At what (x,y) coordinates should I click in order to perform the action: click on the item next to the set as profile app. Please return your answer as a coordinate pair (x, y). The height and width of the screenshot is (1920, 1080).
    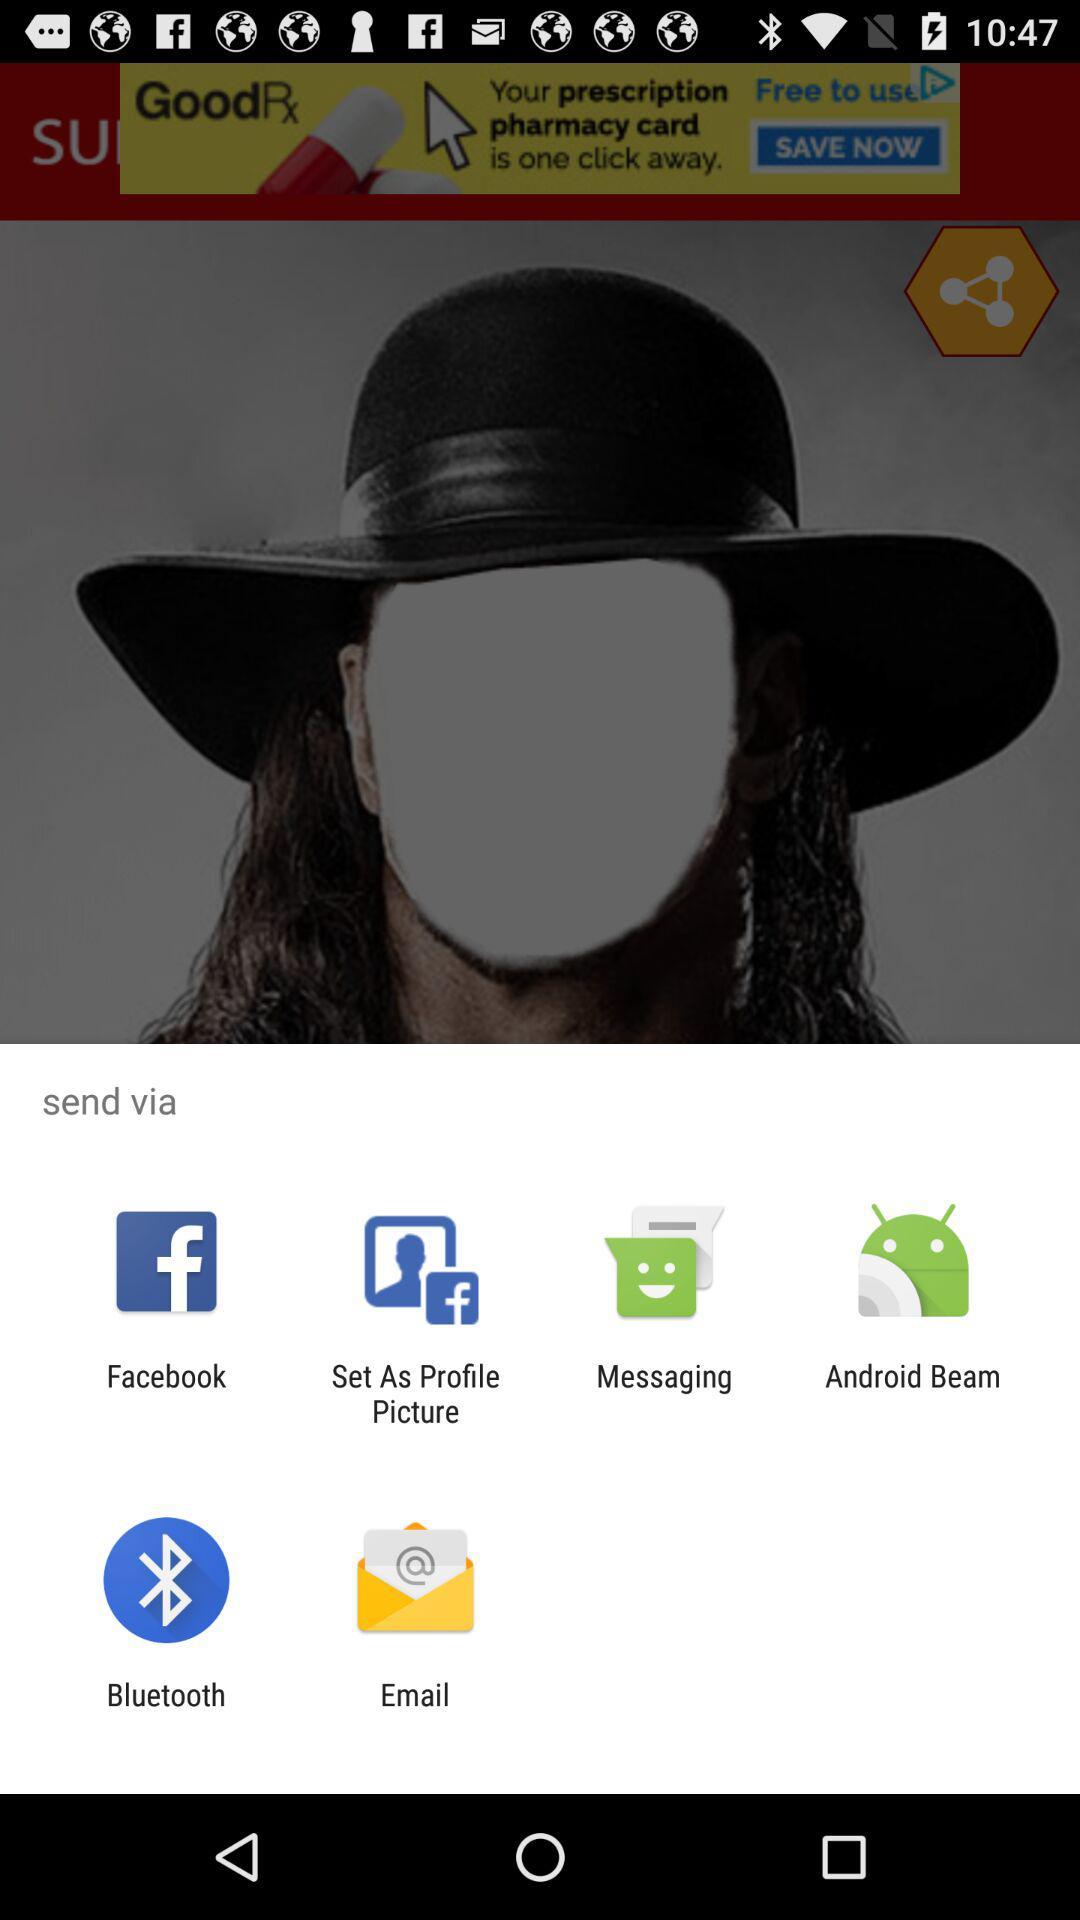
    Looking at the image, I should click on (664, 1392).